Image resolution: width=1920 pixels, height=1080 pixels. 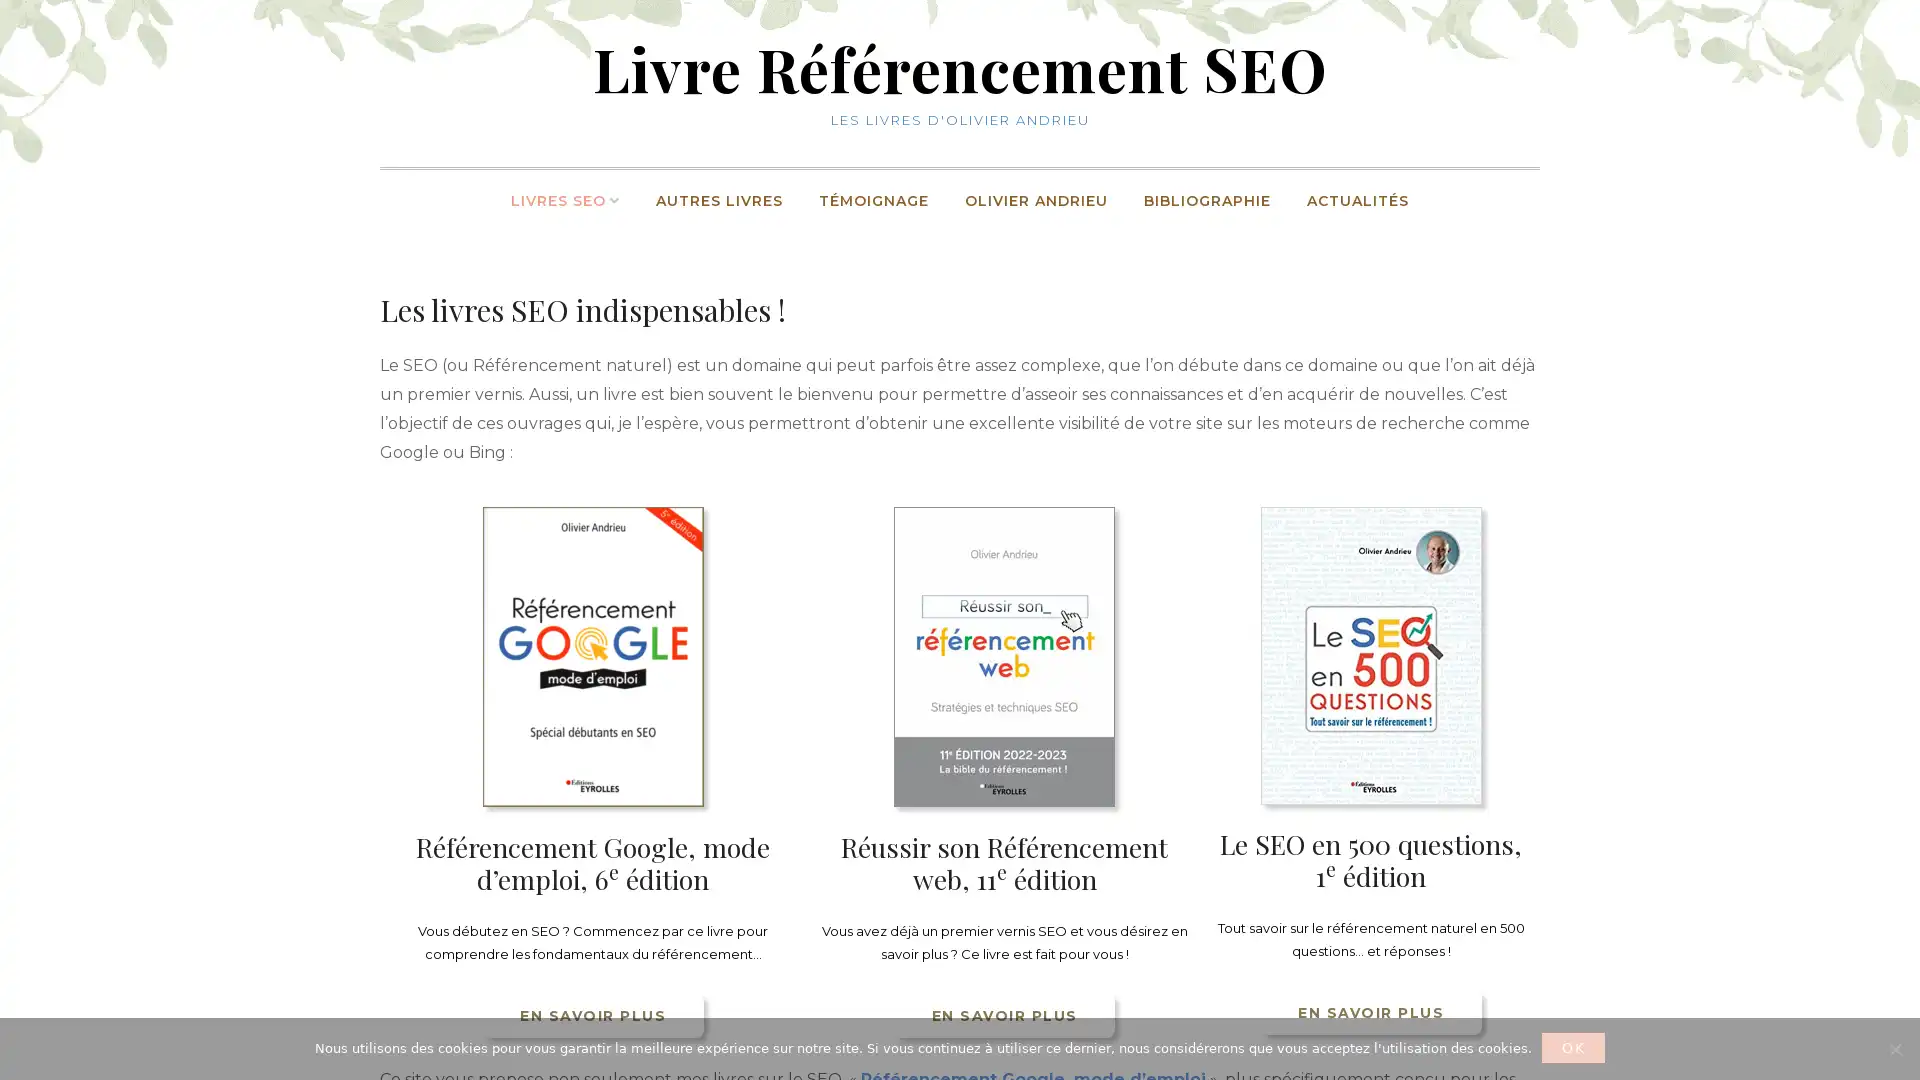 I want to click on EN SAVOIR PLUS, so click(x=1369, y=1011).